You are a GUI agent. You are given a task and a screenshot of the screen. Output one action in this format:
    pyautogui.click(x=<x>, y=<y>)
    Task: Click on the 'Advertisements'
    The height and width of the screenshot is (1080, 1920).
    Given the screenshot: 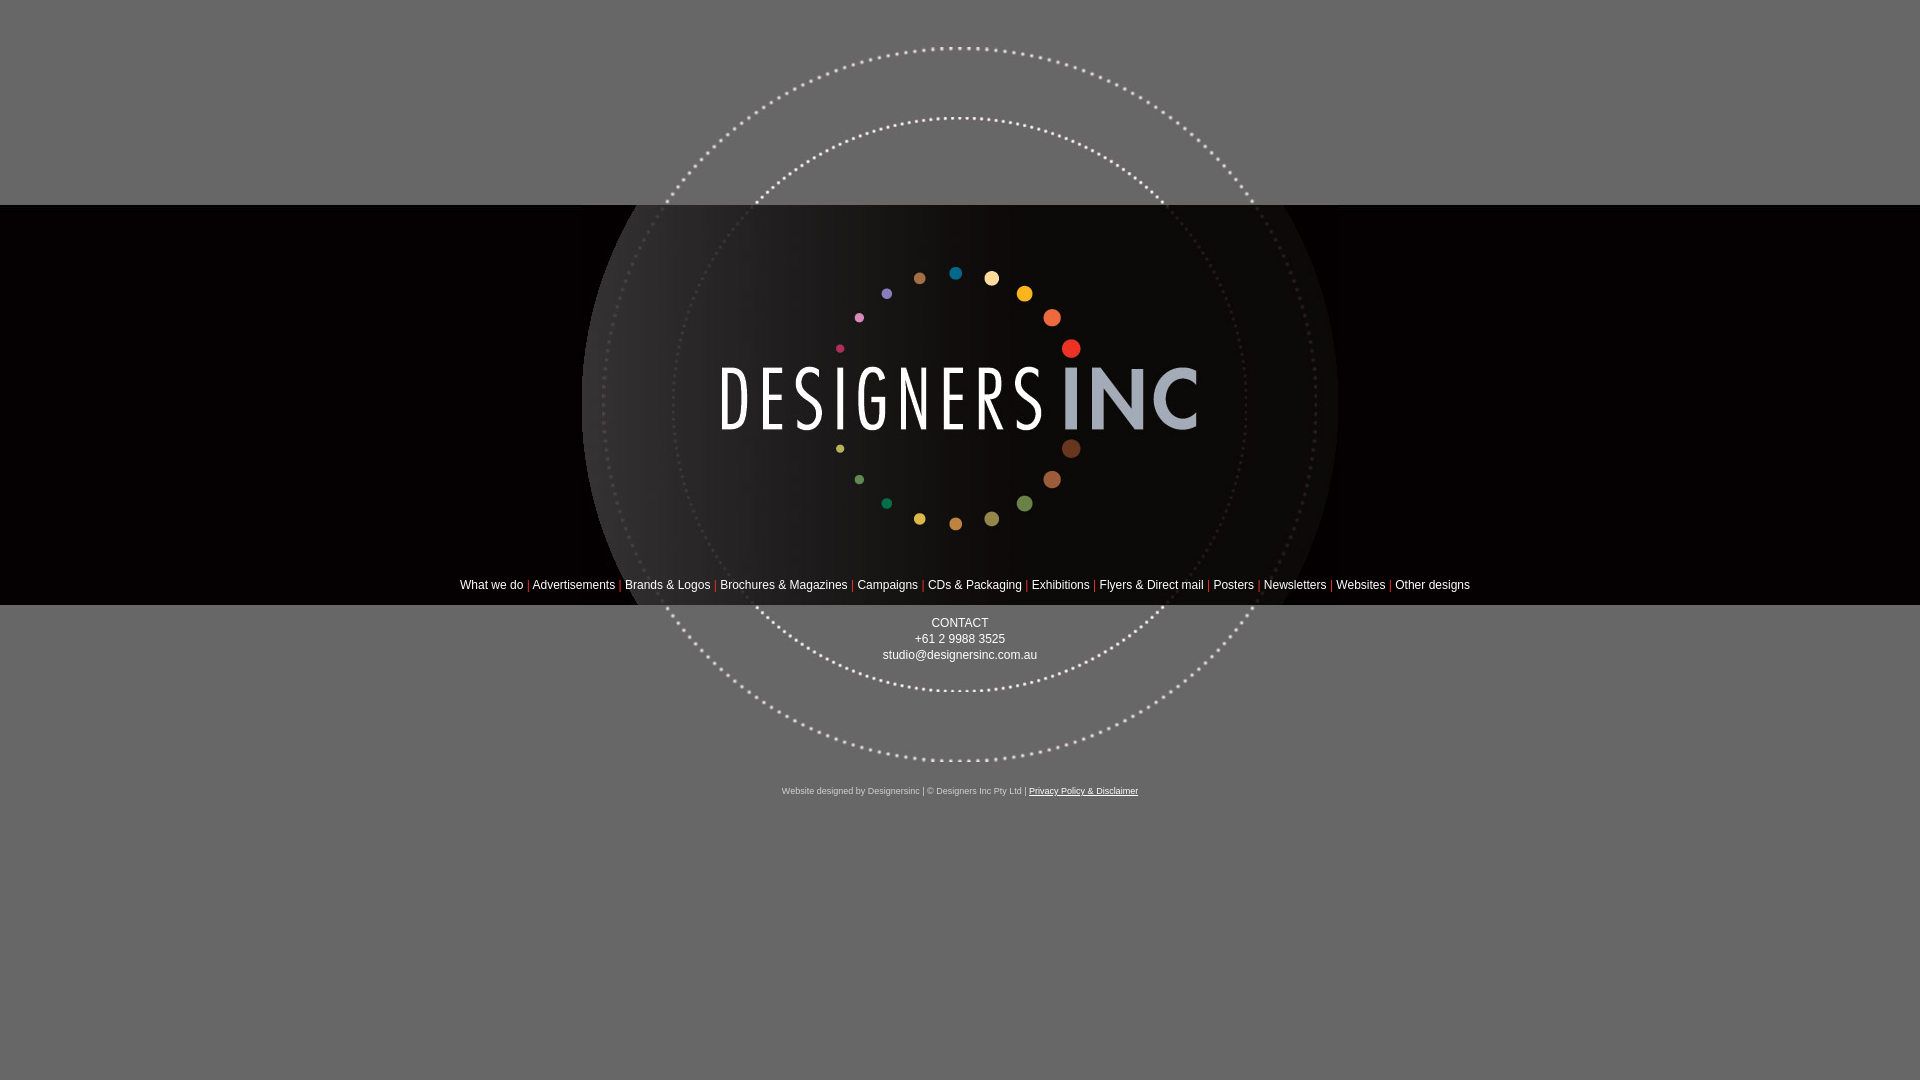 What is the action you would take?
    pyautogui.click(x=572, y=585)
    